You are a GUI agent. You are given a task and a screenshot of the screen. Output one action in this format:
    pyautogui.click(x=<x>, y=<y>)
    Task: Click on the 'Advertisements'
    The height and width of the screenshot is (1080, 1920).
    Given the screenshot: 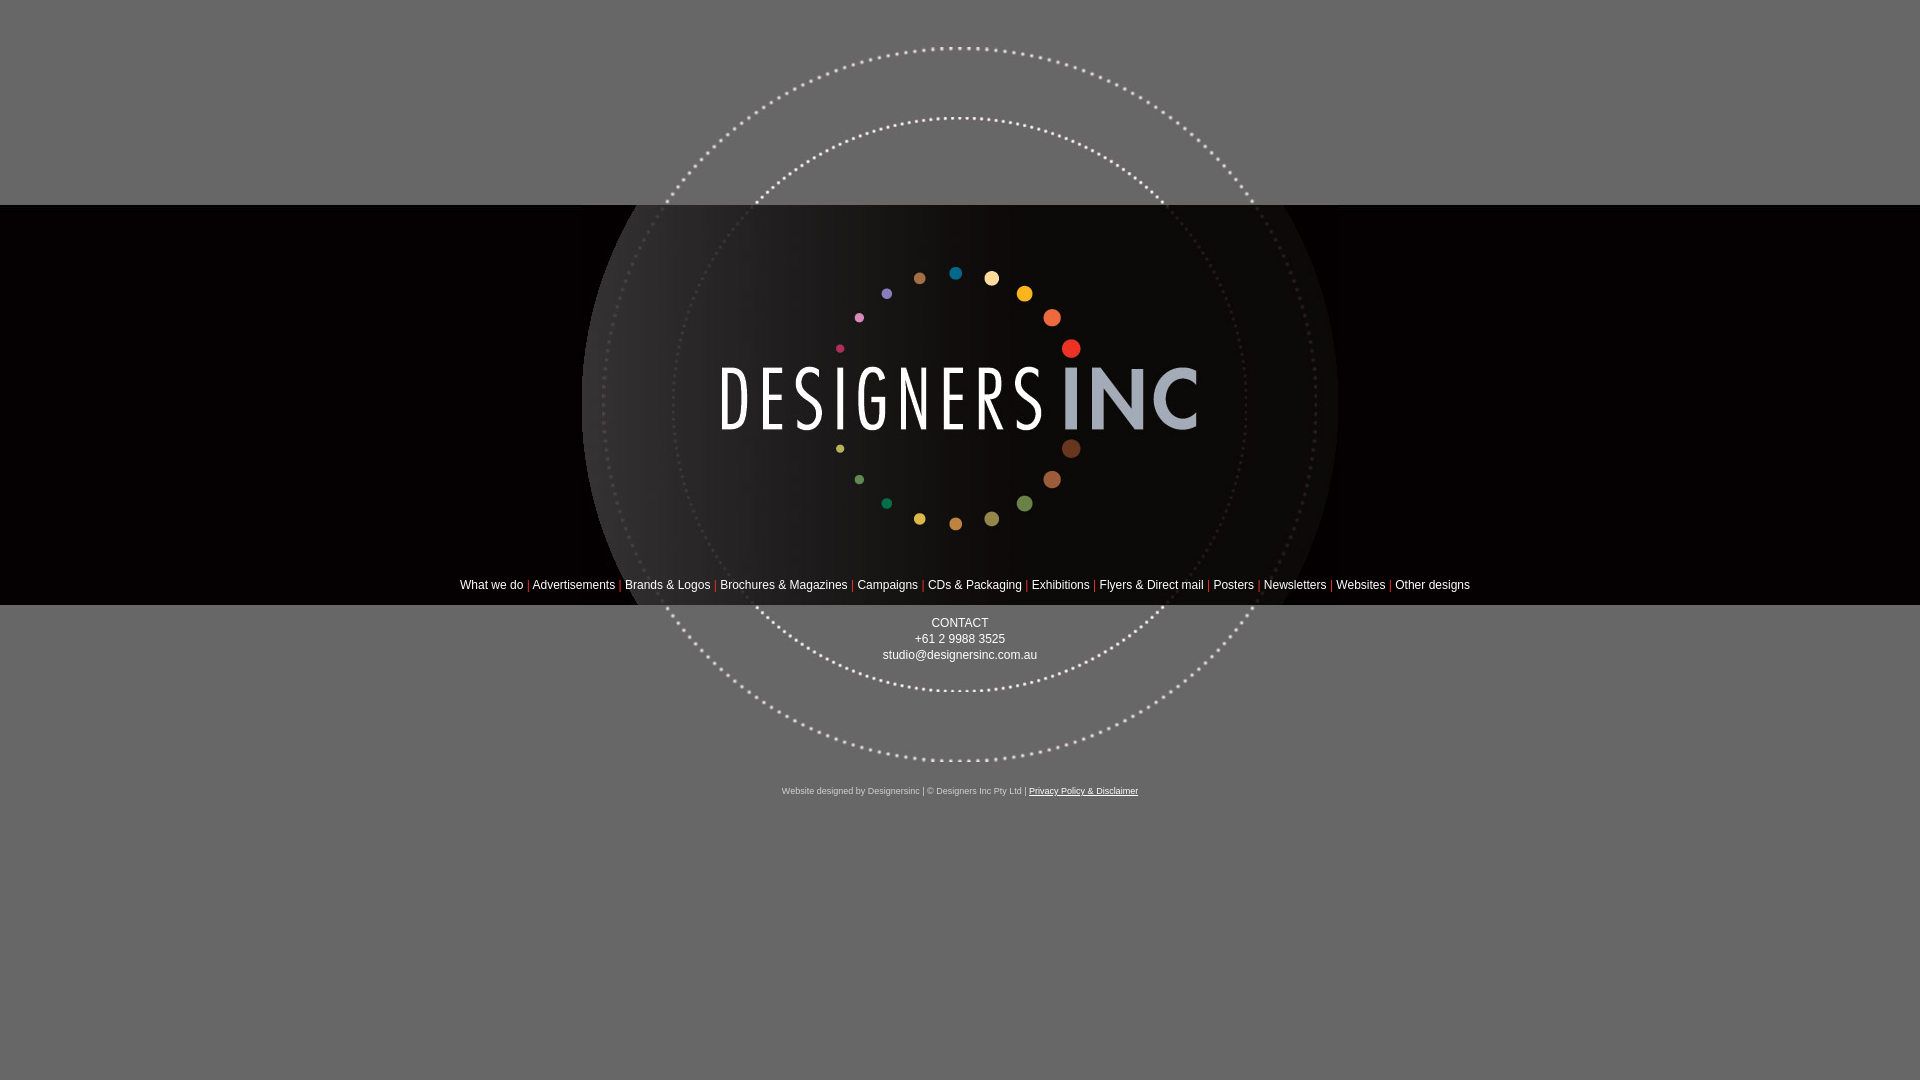 What is the action you would take?
    pyautogui.click(x=572, y=585)
    